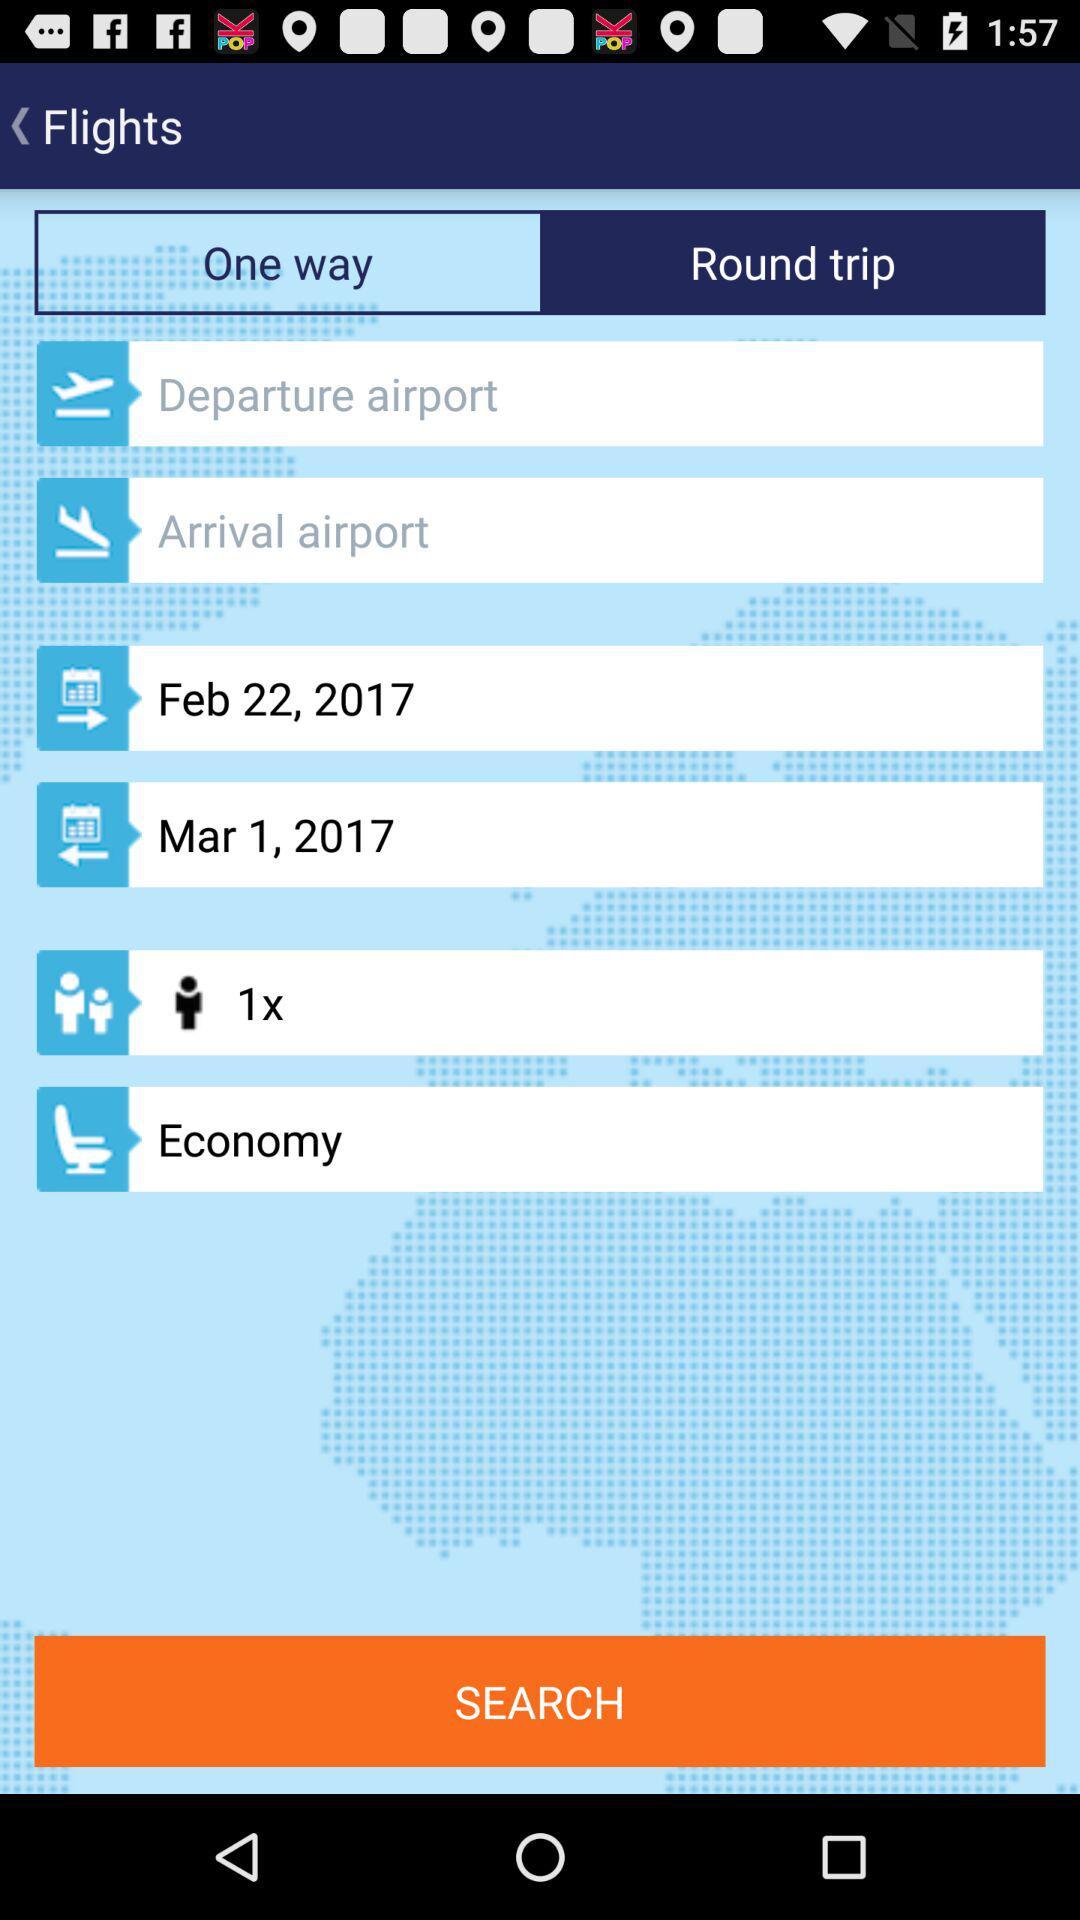  Describe the element at coordinates (540, 393) in the screenshot. I see `departure airport` at that location.